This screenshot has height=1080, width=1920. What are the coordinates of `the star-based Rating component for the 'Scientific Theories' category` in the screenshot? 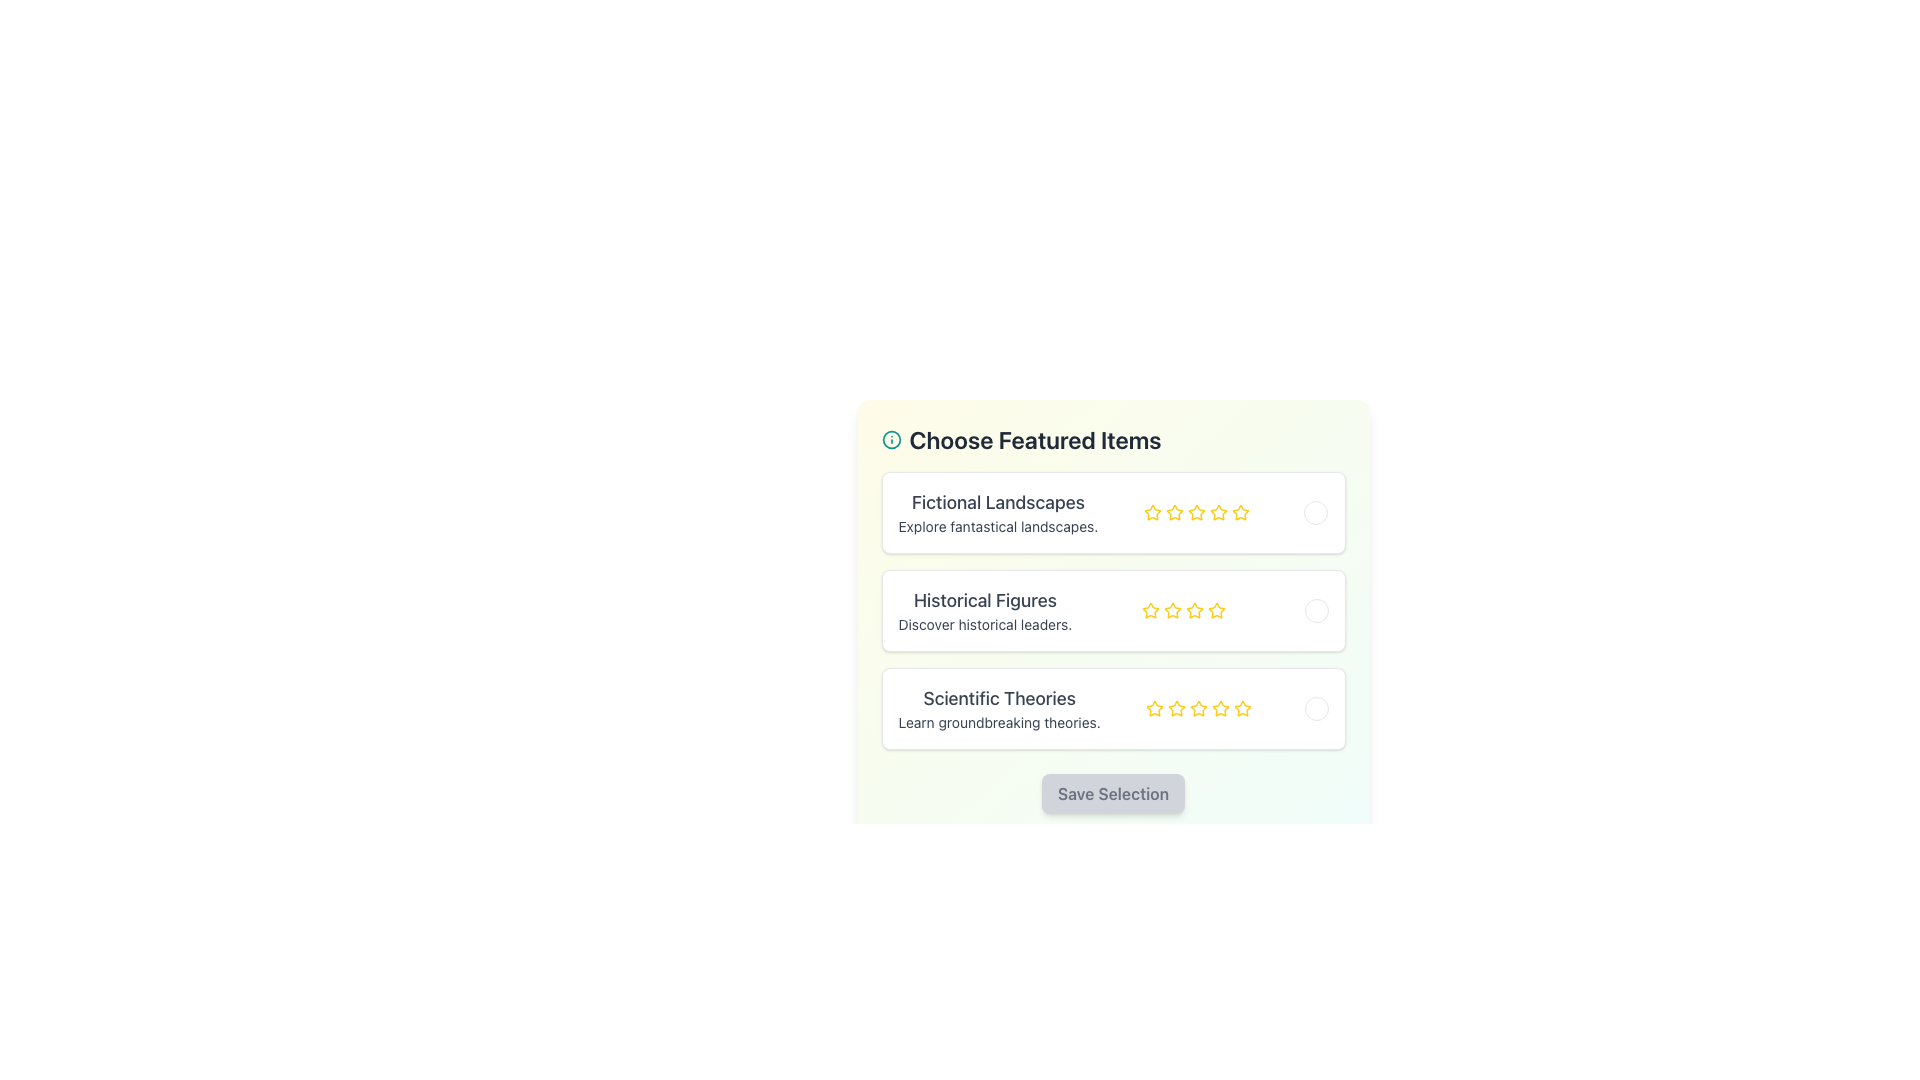 It's located at (1198, 708).